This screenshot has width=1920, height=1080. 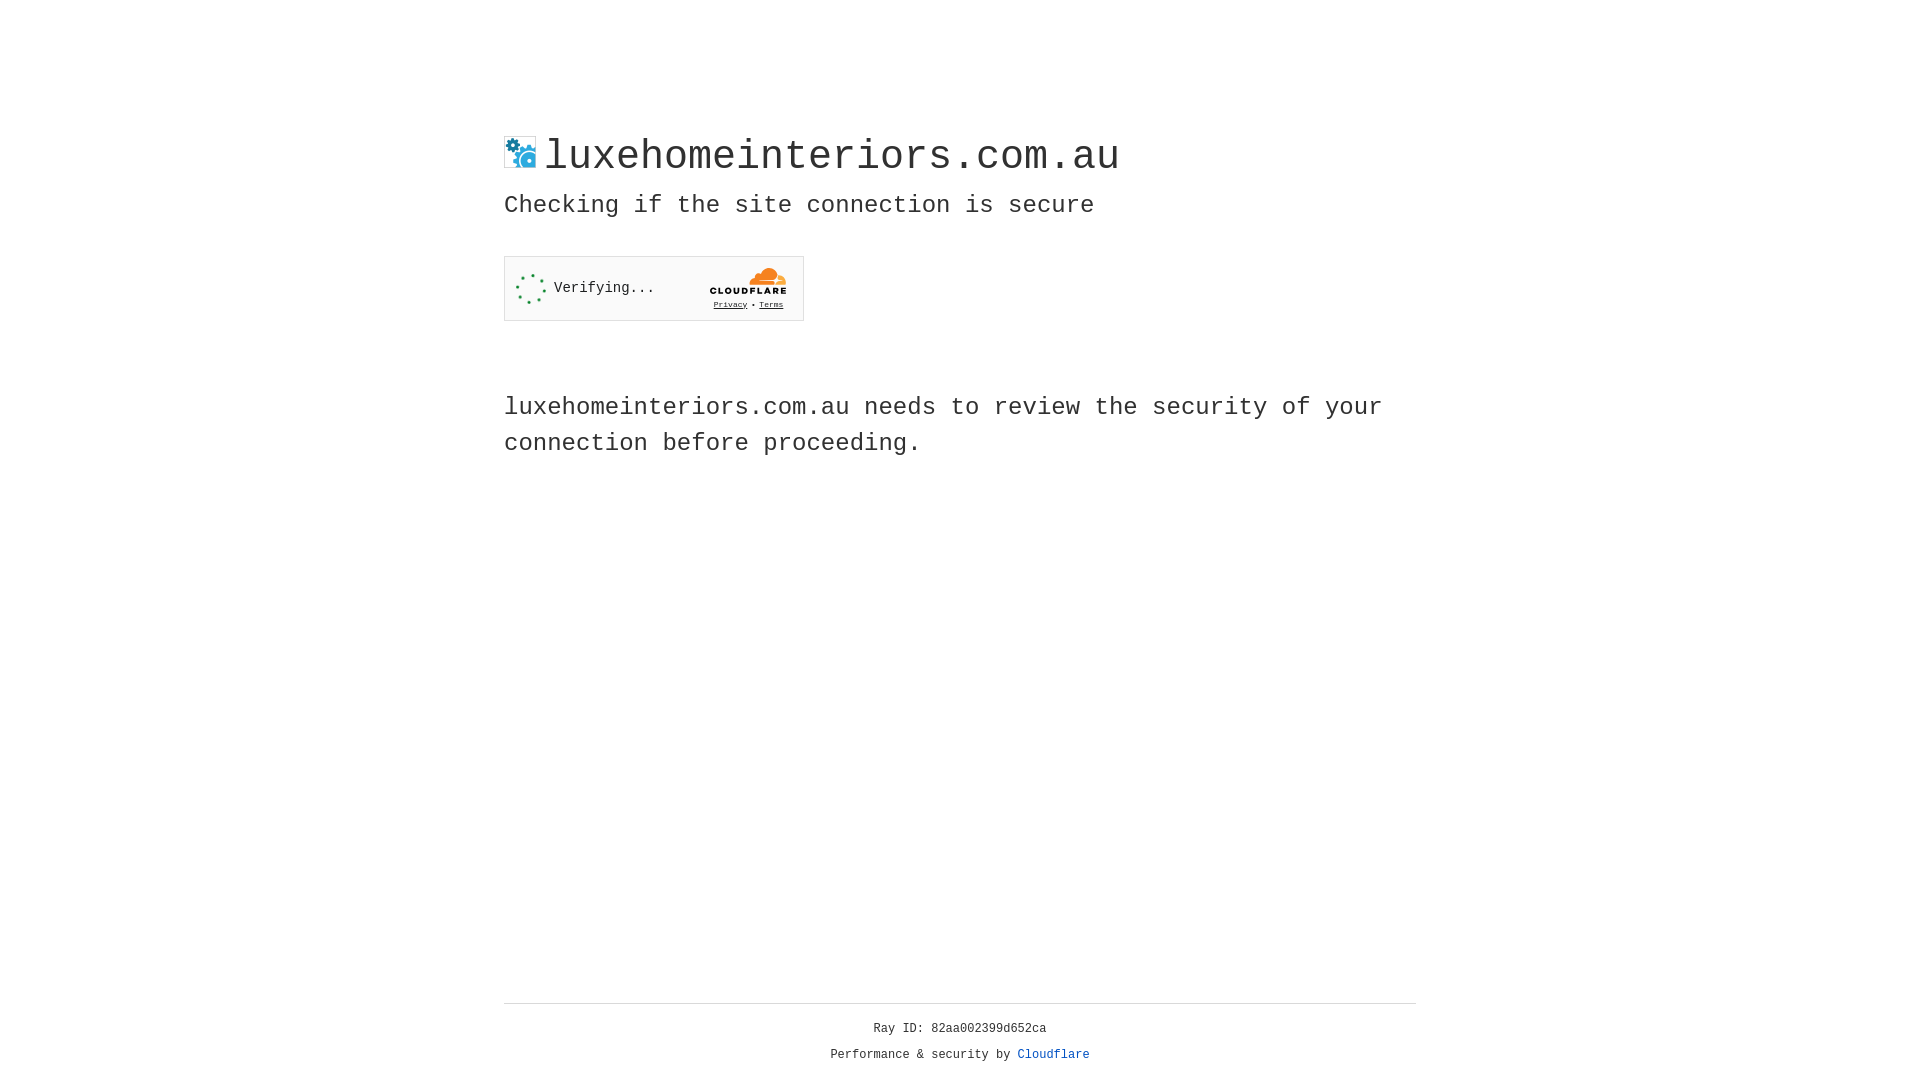 I want to click on 'Cloudflare', so click(x=1053, y=1054).